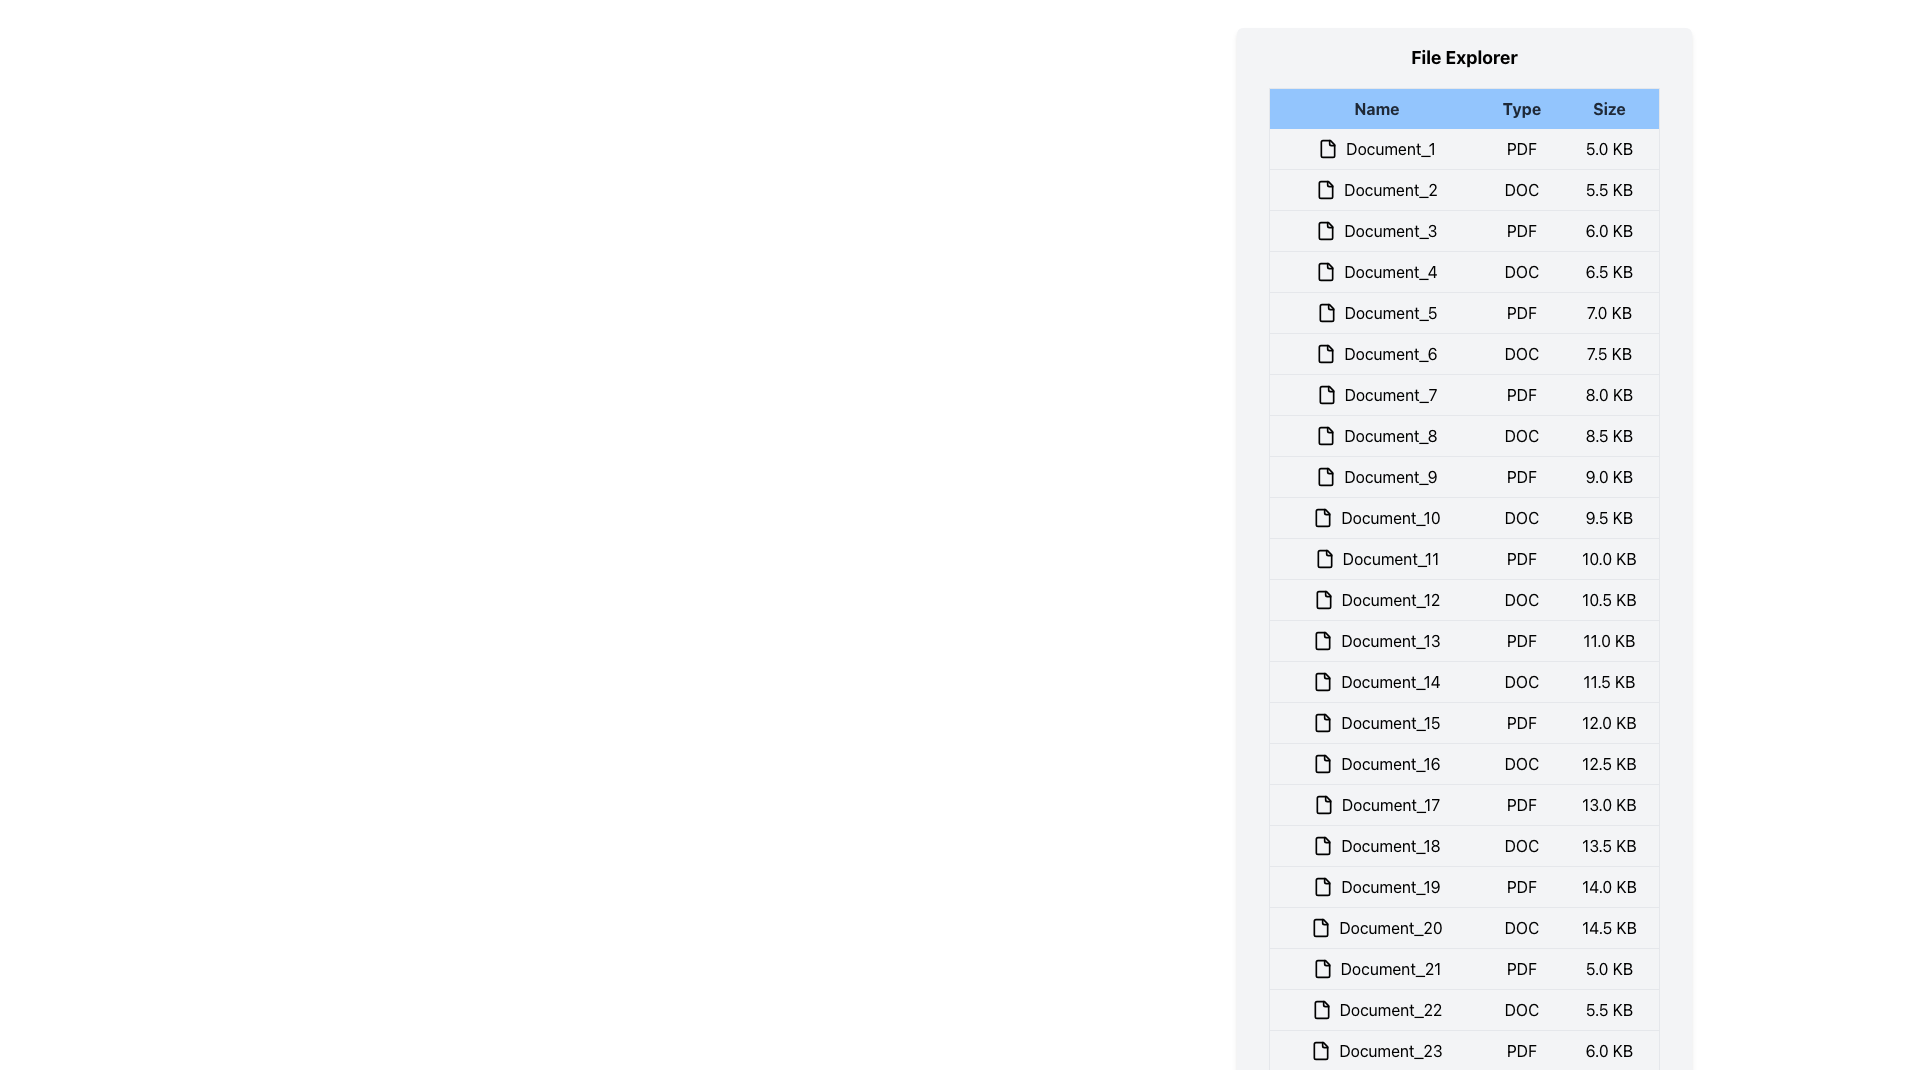 The width and height of the screenshot is (1920, 1080). I want to click on the 'Name' header cell of the data table to sort the column, if sorting is enabled, so click(1375, 108).